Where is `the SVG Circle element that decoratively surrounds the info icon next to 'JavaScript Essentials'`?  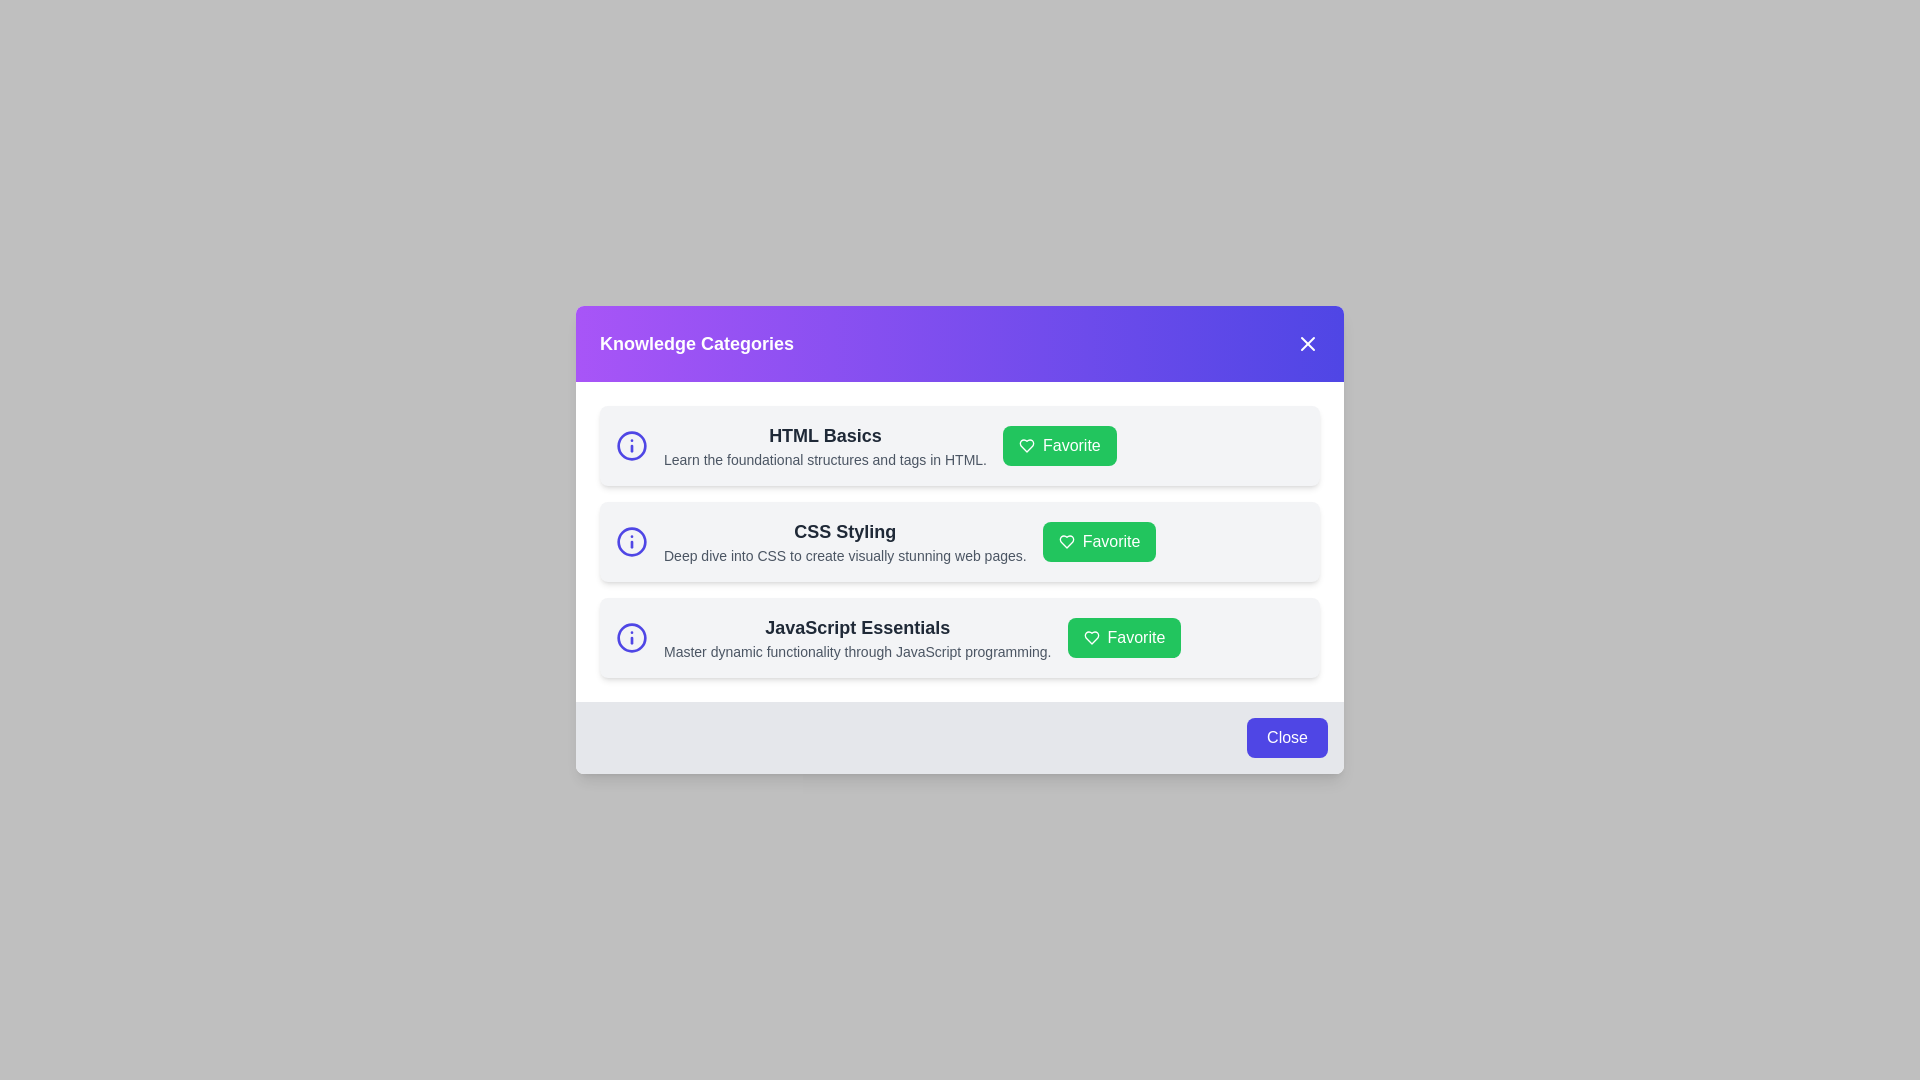 the SVG Circle element that decoratively surrounds the info icon next to 'JavaScript Essentials' is located at coordinates (631, 637).